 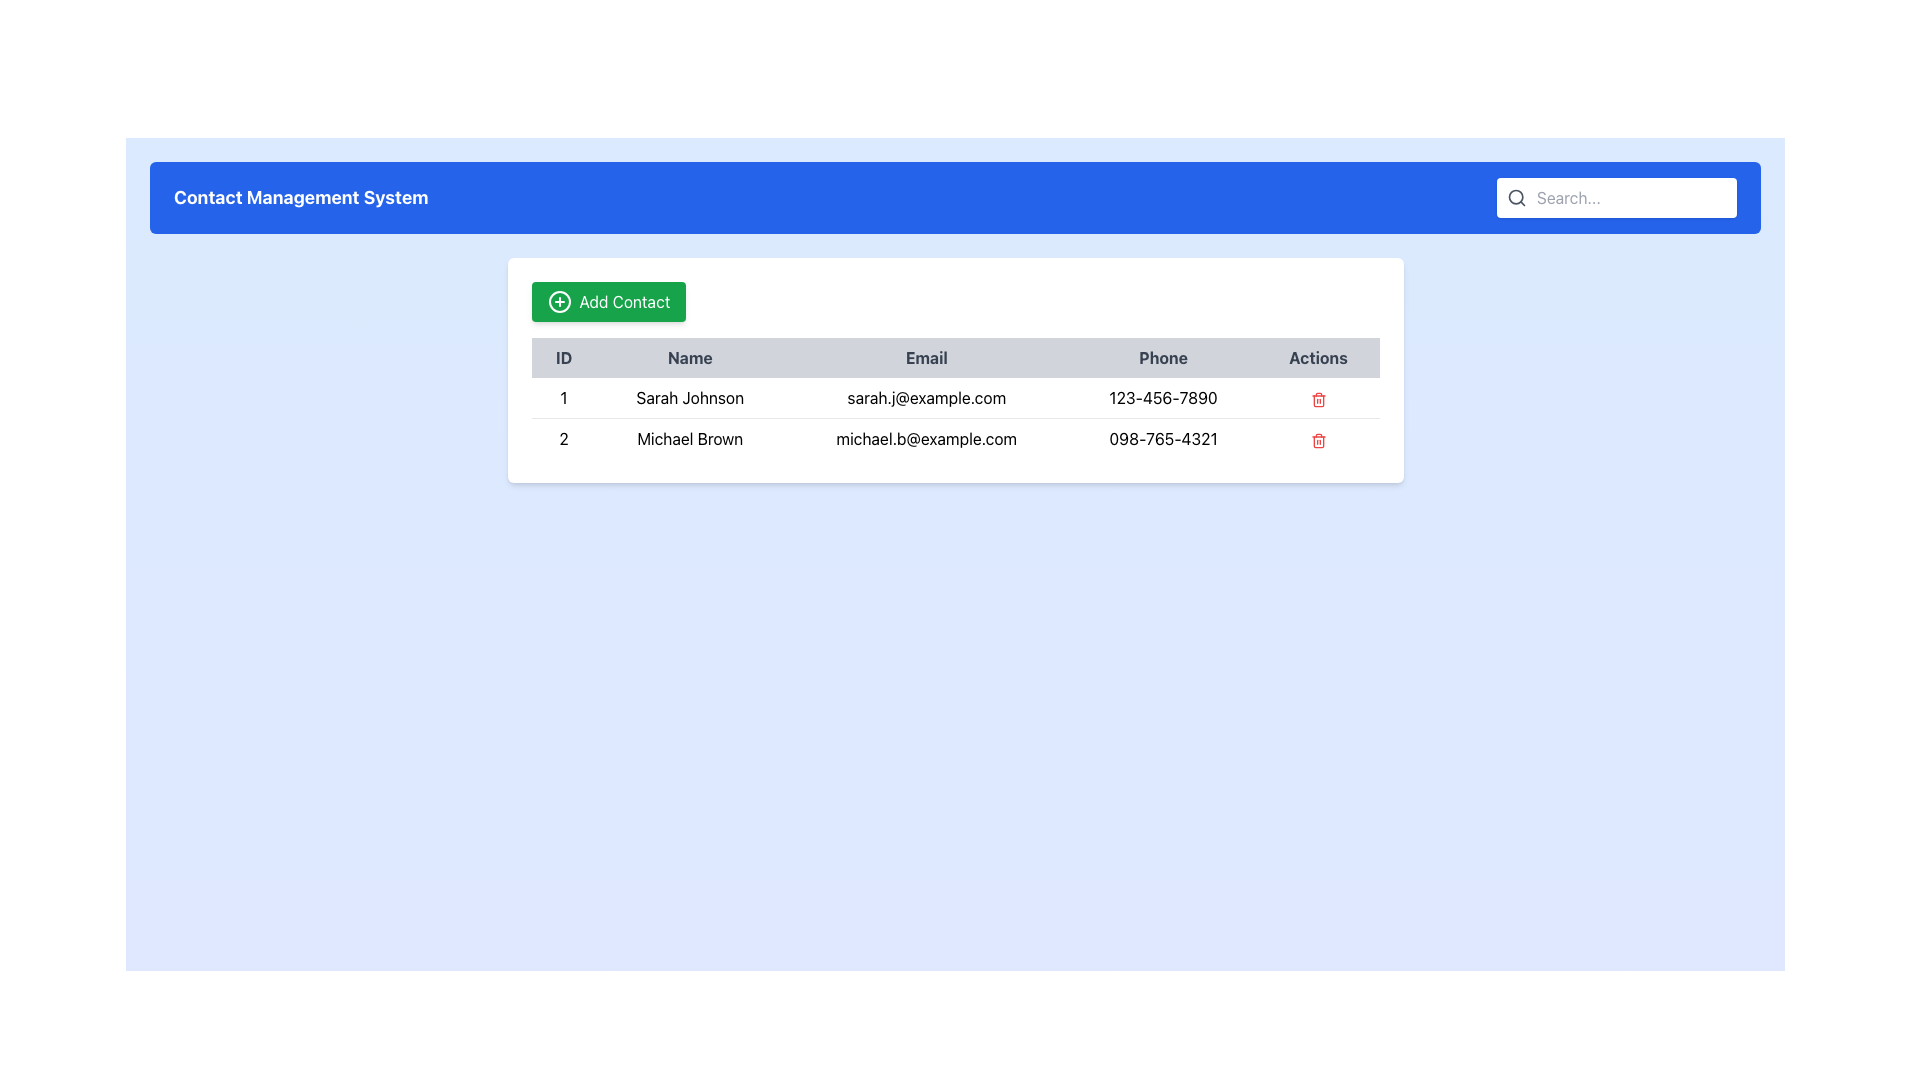 I want to click on the Text label displaying the index or identifier of the second row in the table, which precedes the name 'Michael Brown', so click(x=563, y=437).